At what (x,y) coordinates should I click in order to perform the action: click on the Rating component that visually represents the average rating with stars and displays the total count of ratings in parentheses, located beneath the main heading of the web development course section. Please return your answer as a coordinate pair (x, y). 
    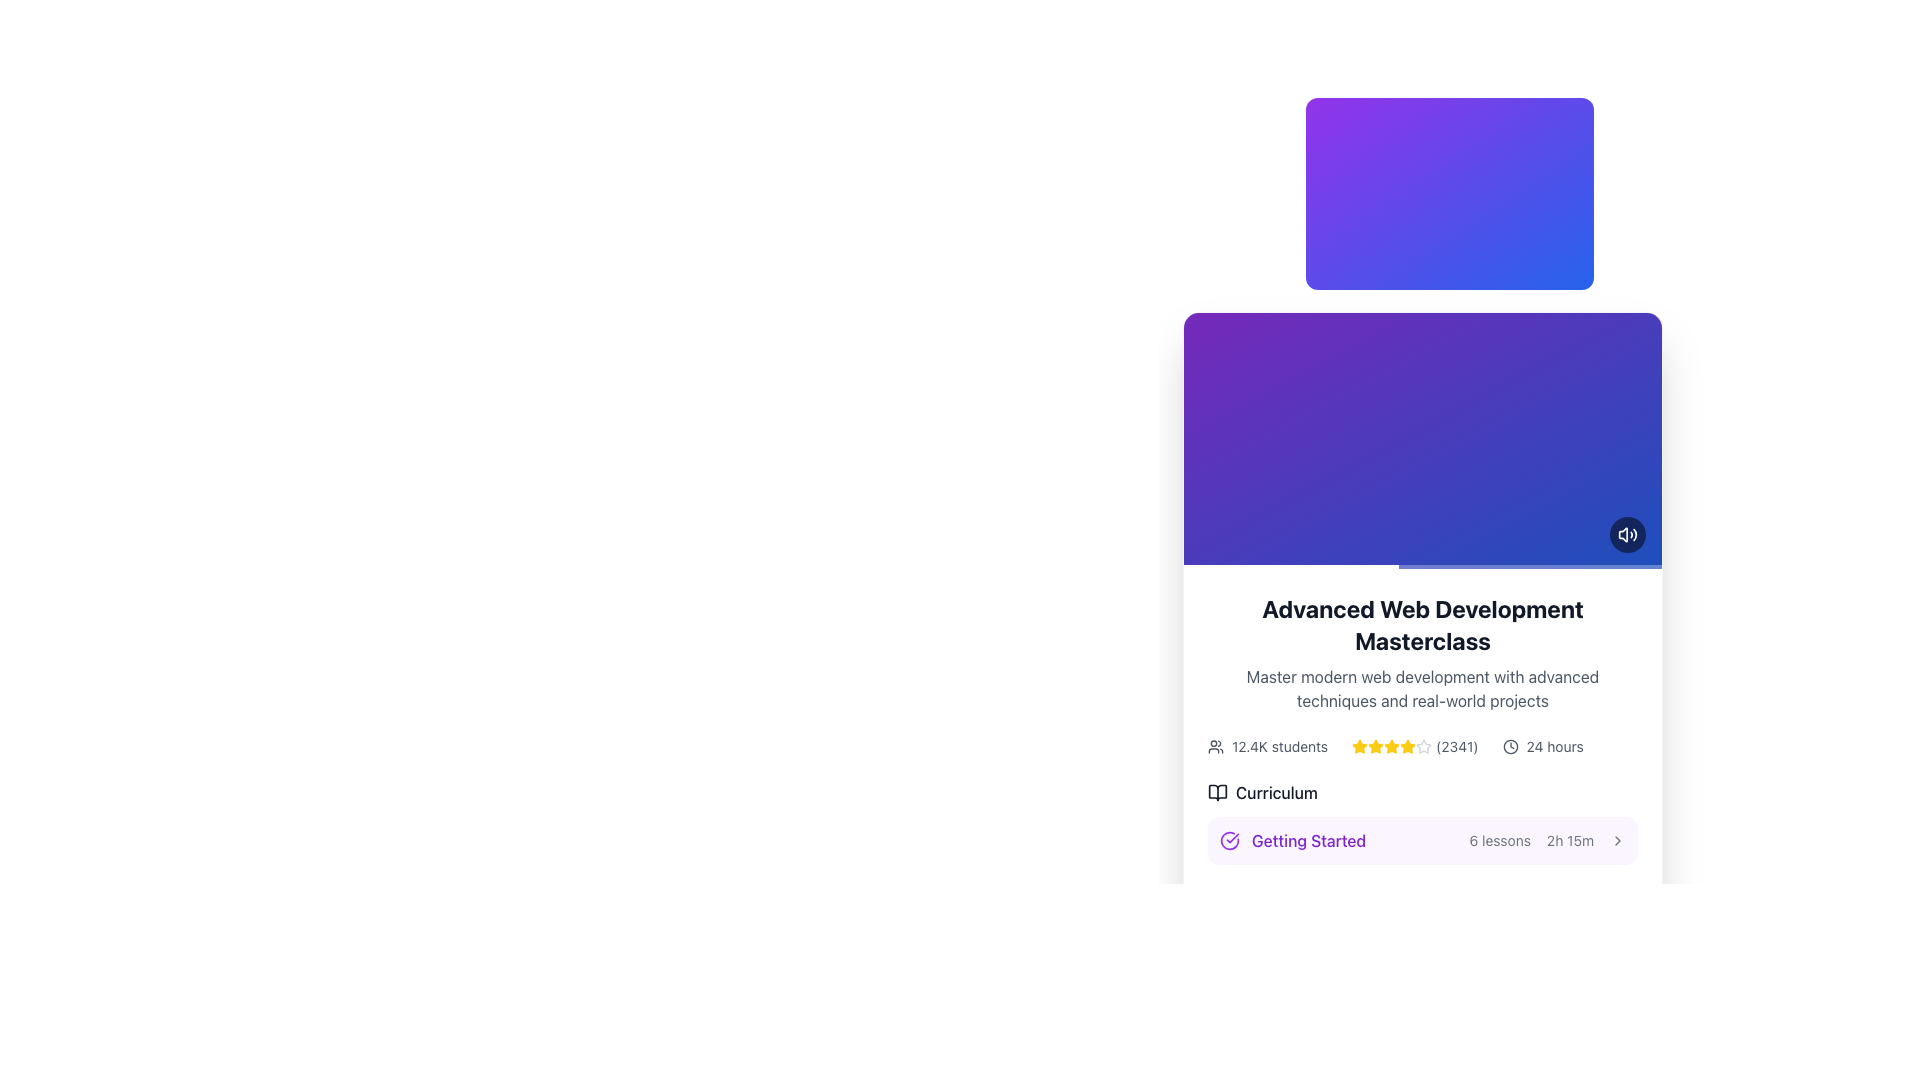
    Looking at the image, I should click on (1414, 747).